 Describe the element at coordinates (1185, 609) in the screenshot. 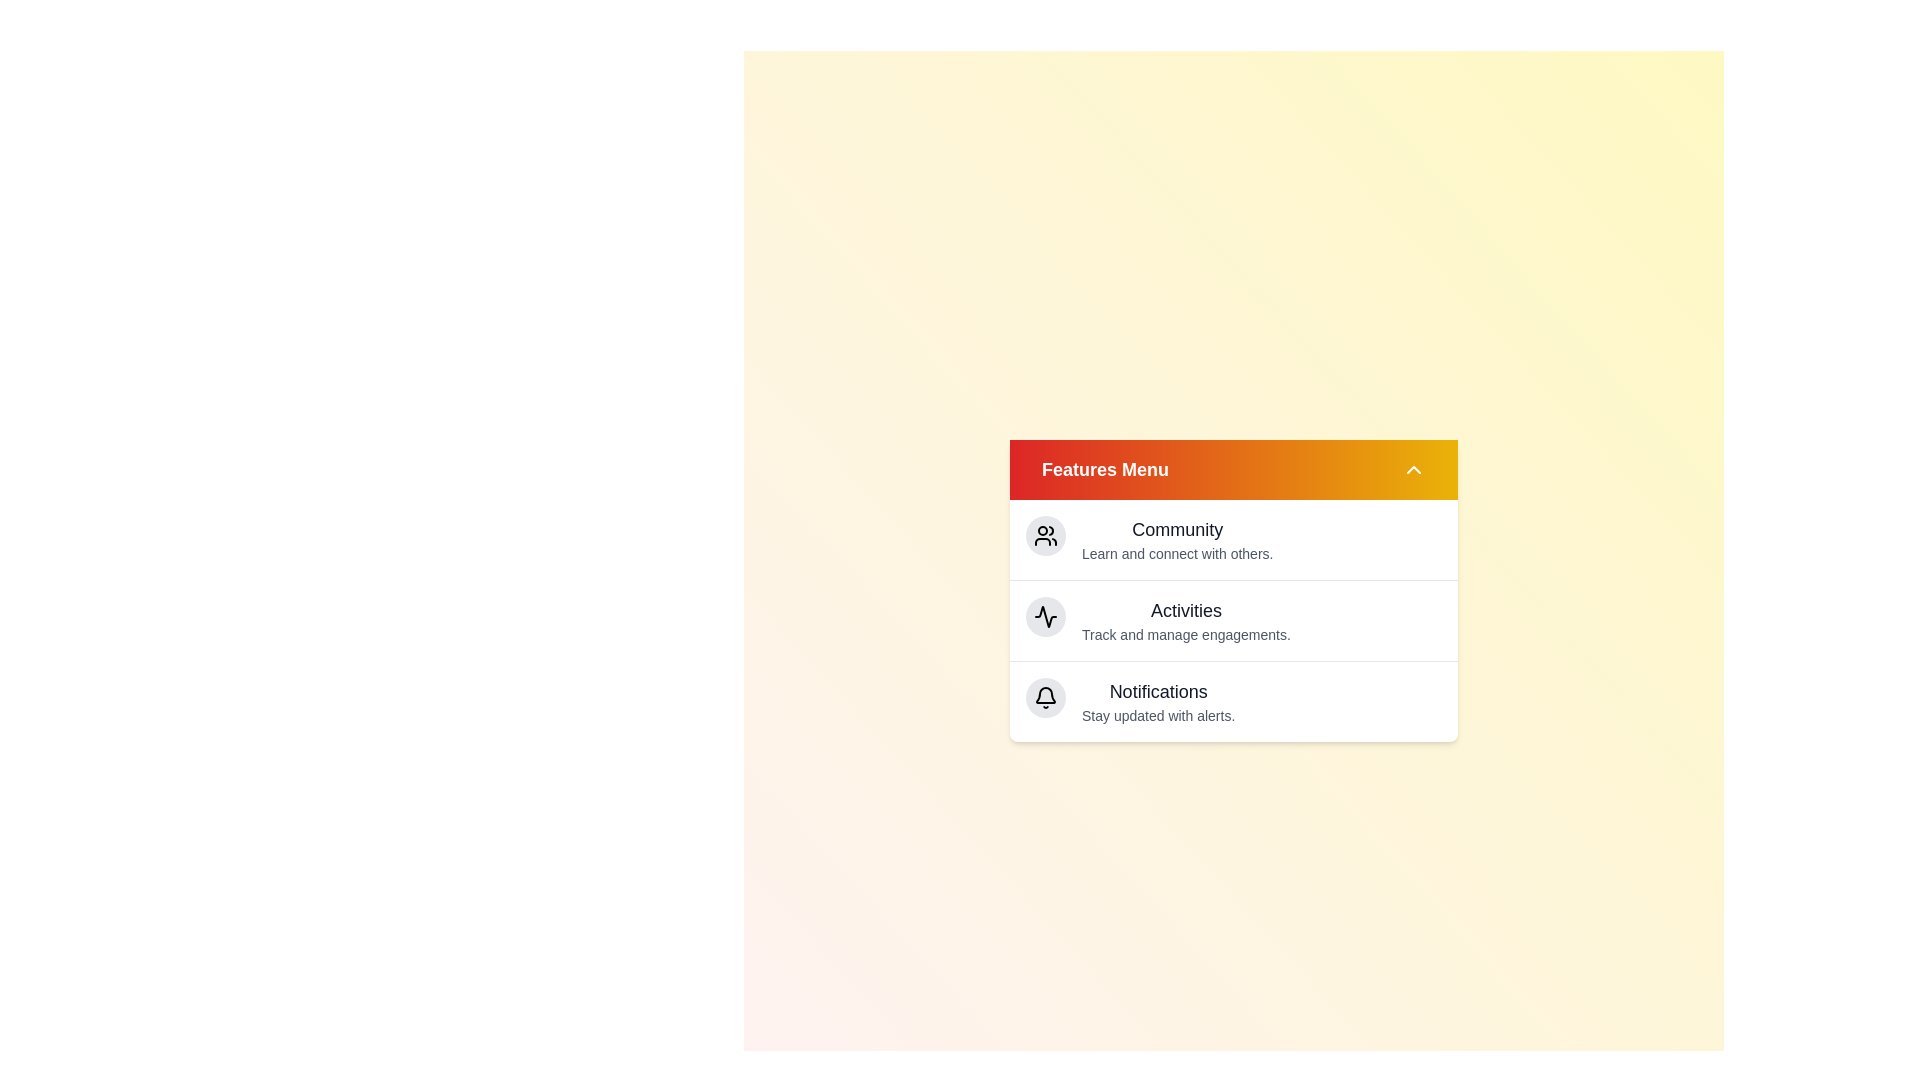

I see `the menu item Activities from the list` at that location.